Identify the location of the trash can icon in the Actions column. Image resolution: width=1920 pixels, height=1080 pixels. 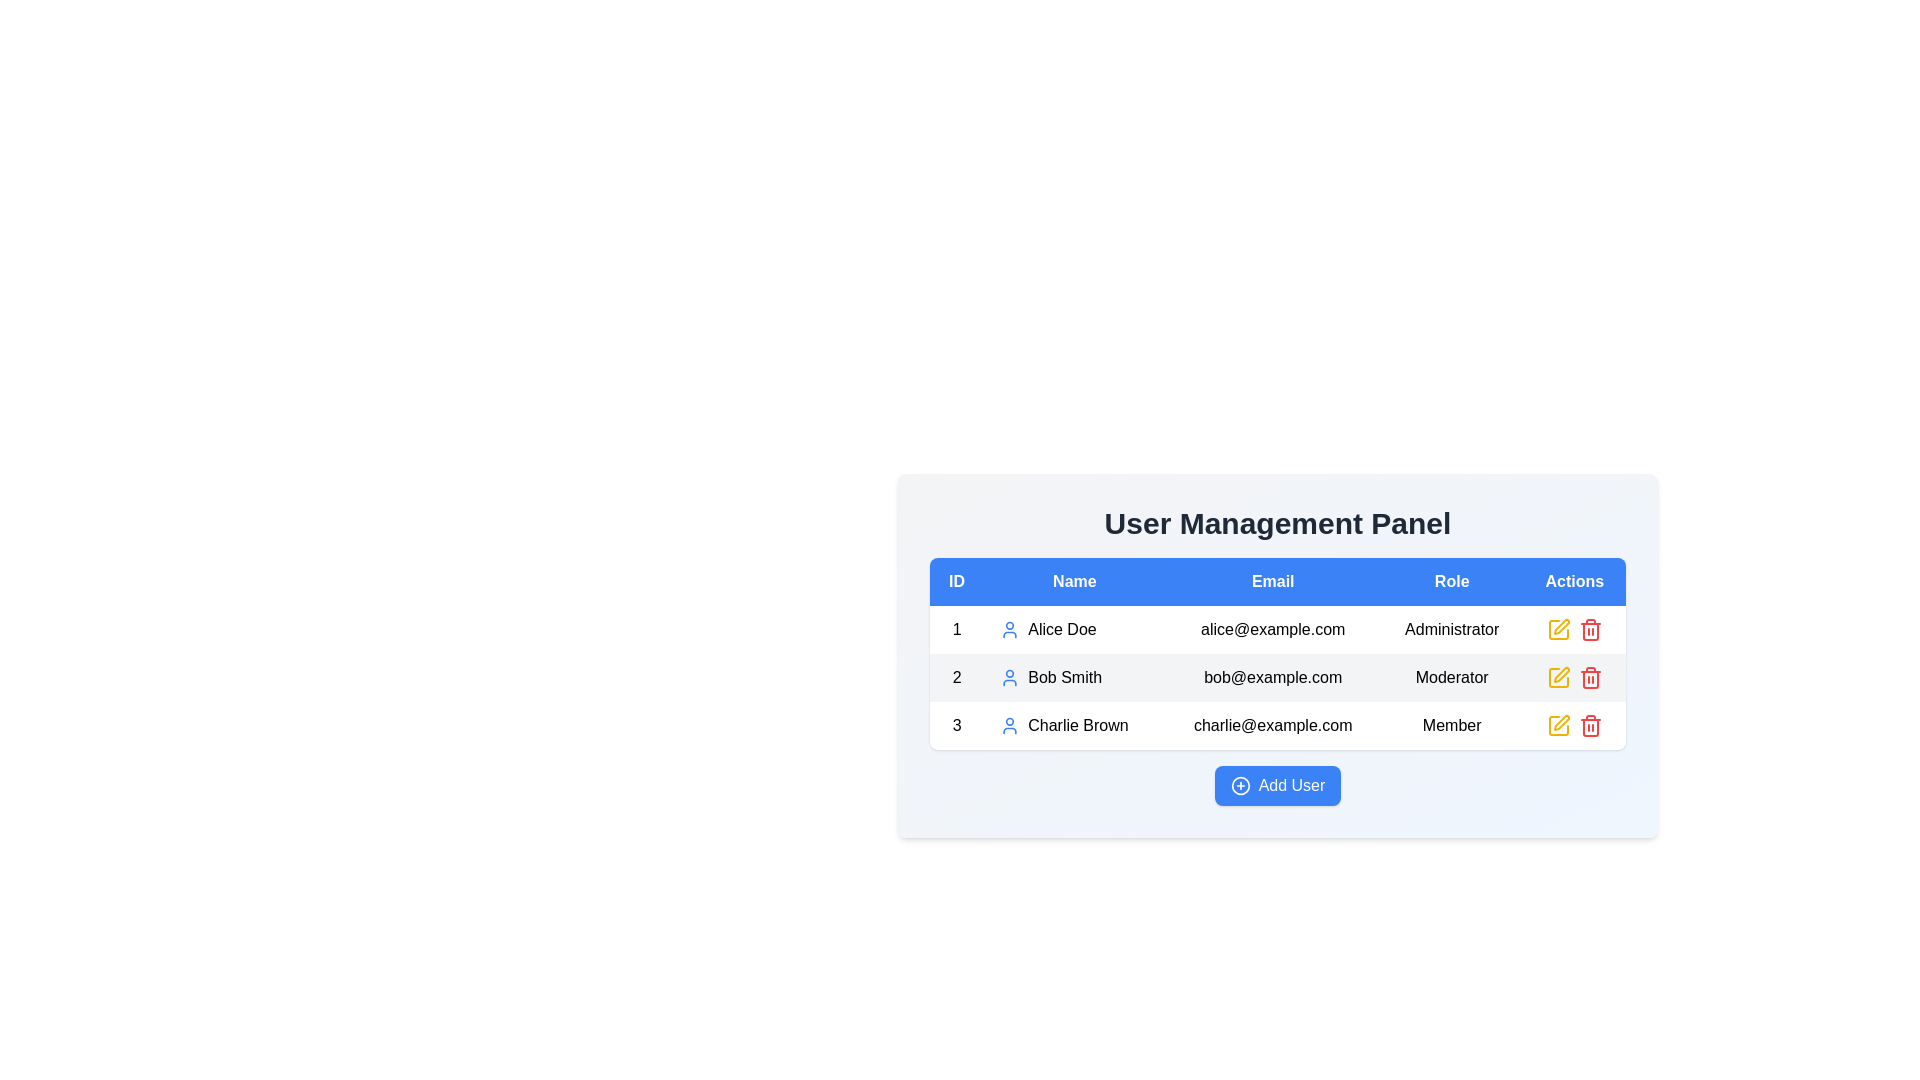
(1573, 677).